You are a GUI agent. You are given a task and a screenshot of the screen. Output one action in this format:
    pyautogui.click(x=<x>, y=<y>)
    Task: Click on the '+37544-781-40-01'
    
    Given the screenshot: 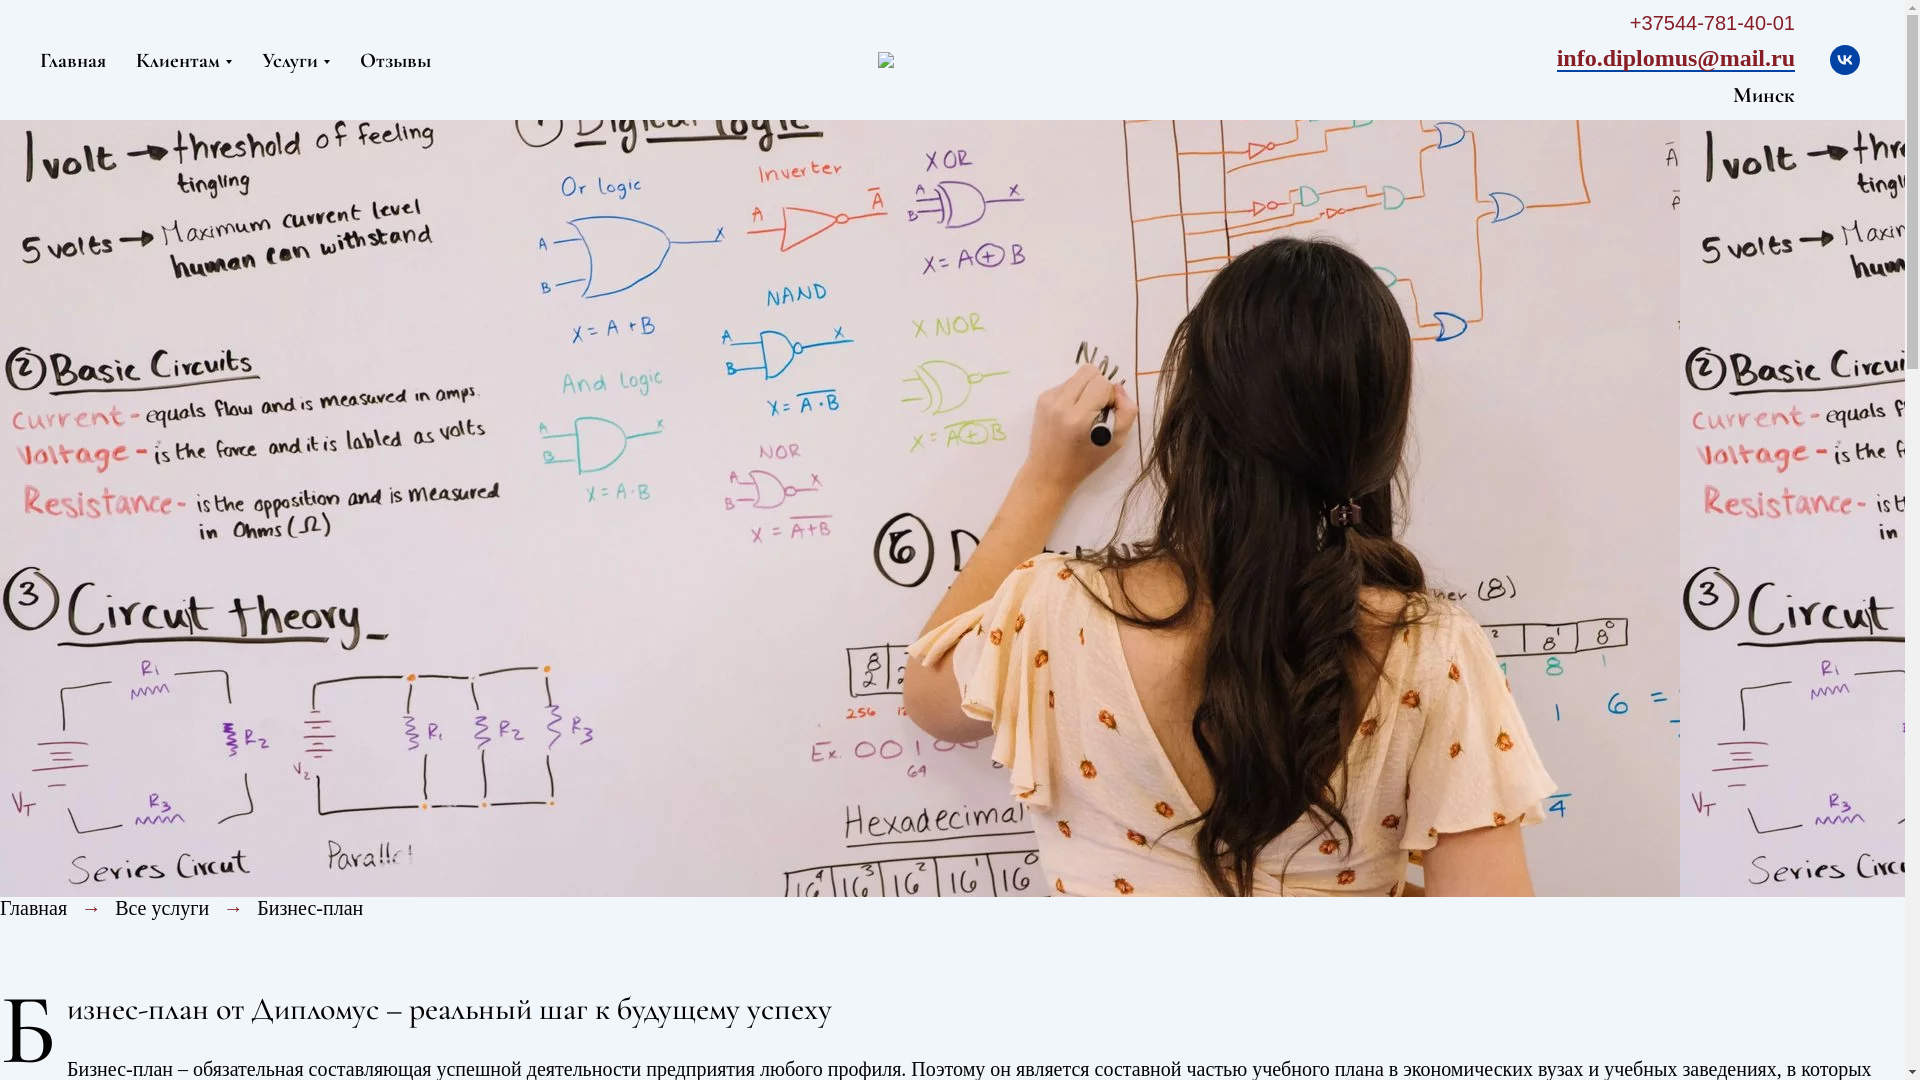 What is the action you would take?
    pyautogui.click(x=1711, y=25)
    